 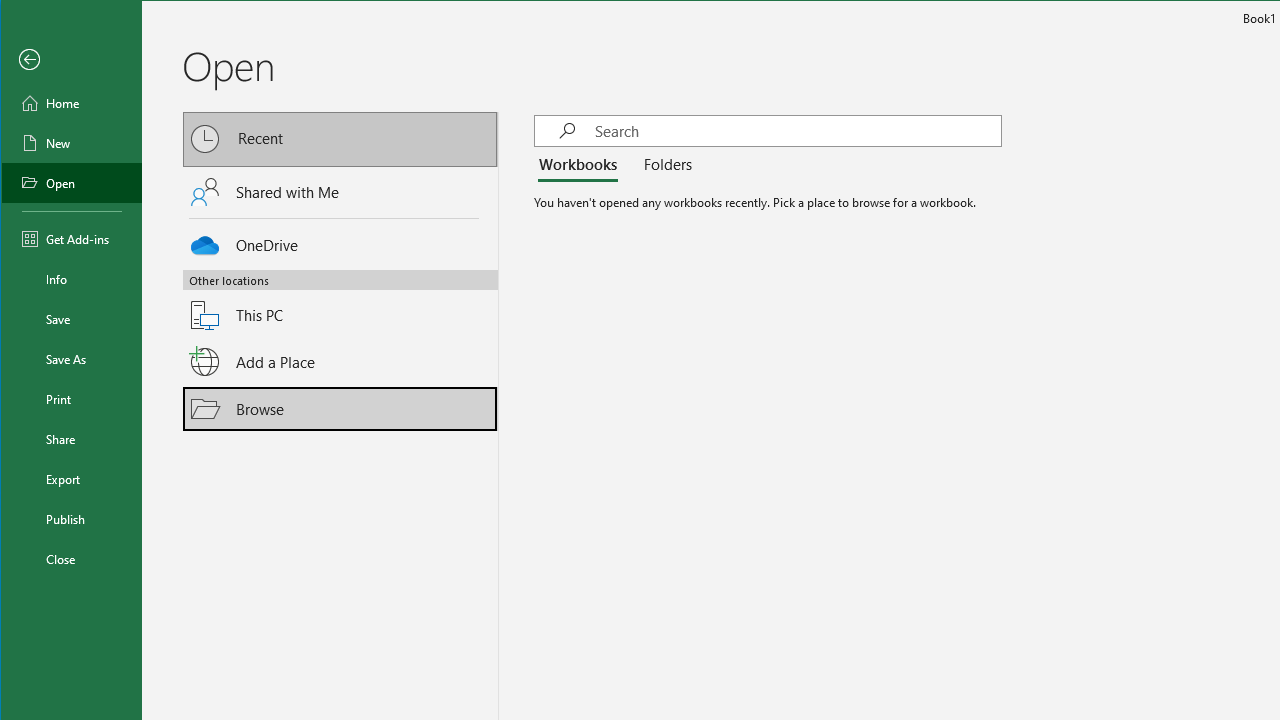 I want to click on 'Save As', so click(x=72, y=357).